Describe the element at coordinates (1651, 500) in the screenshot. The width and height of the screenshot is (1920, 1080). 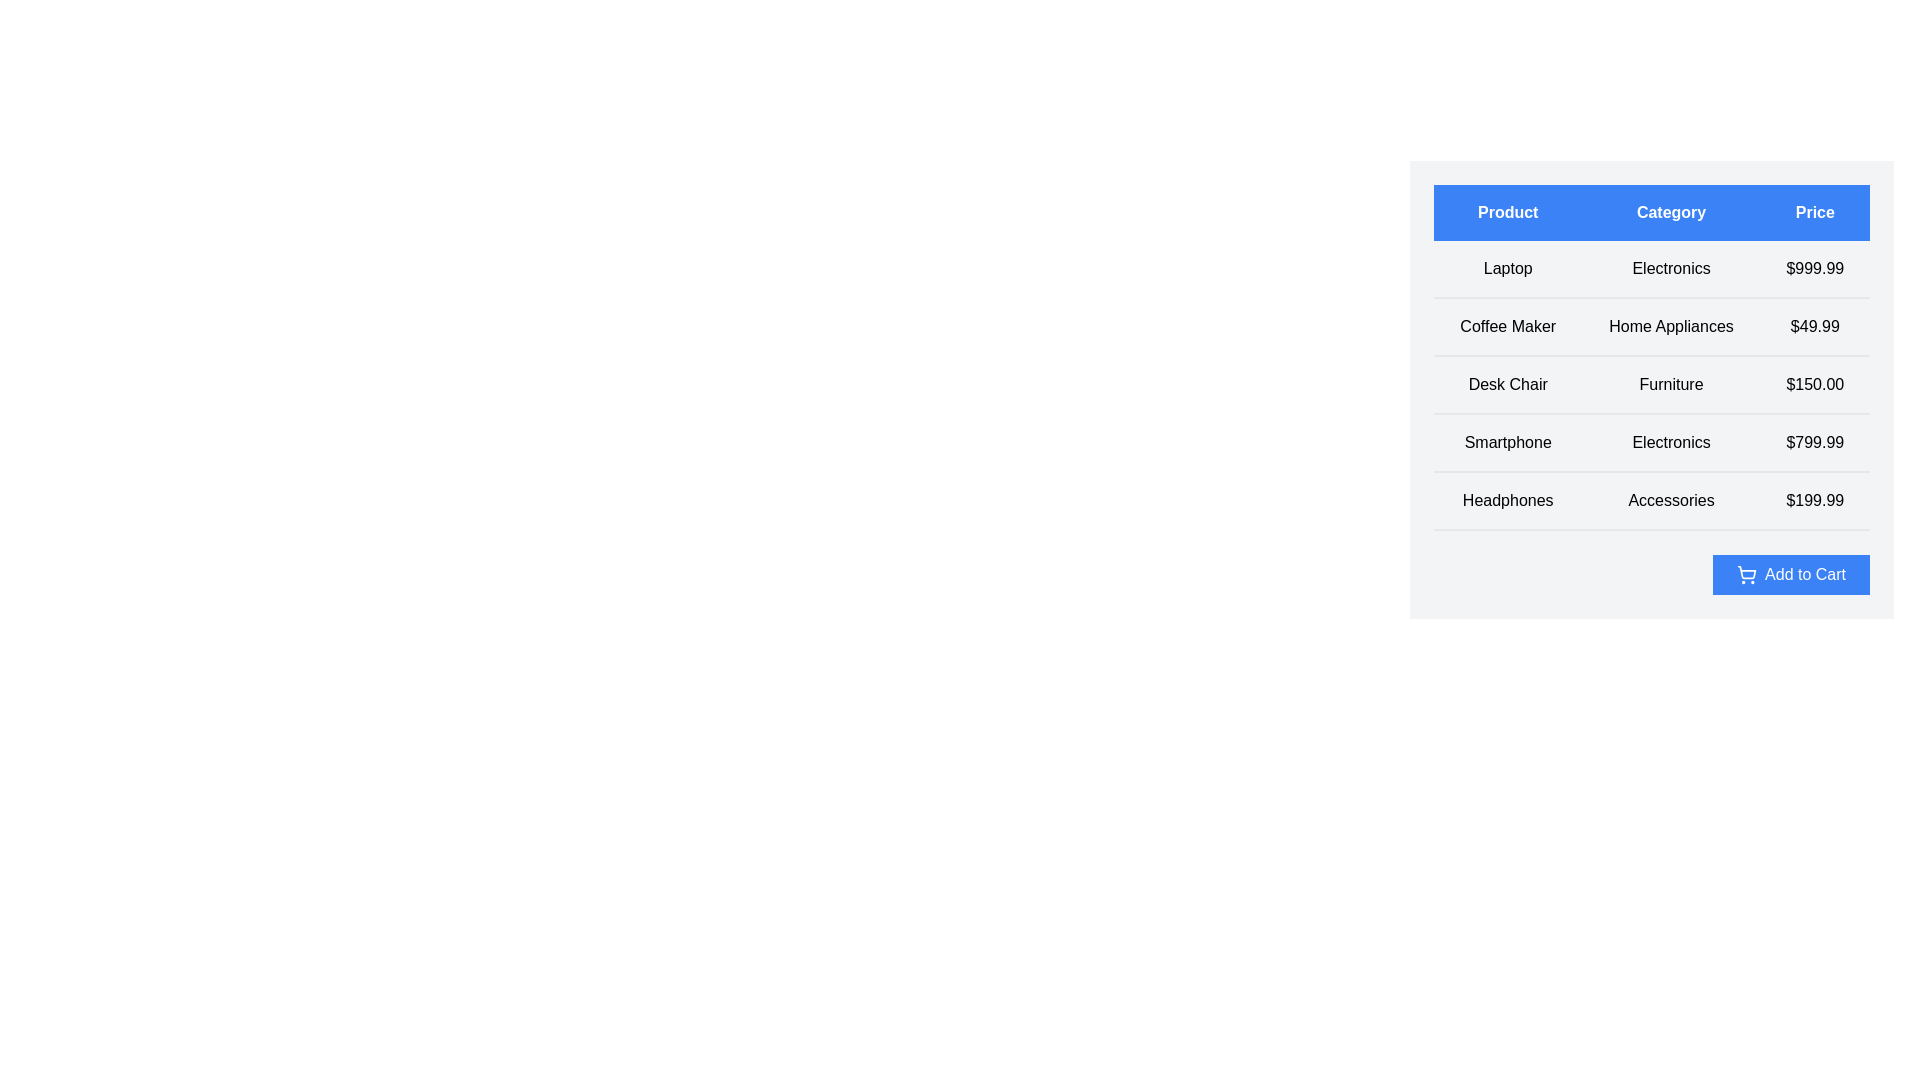
I see `the last row of the table displaying 'Headphones', 'Accessories', and '$199.99'` at that location.